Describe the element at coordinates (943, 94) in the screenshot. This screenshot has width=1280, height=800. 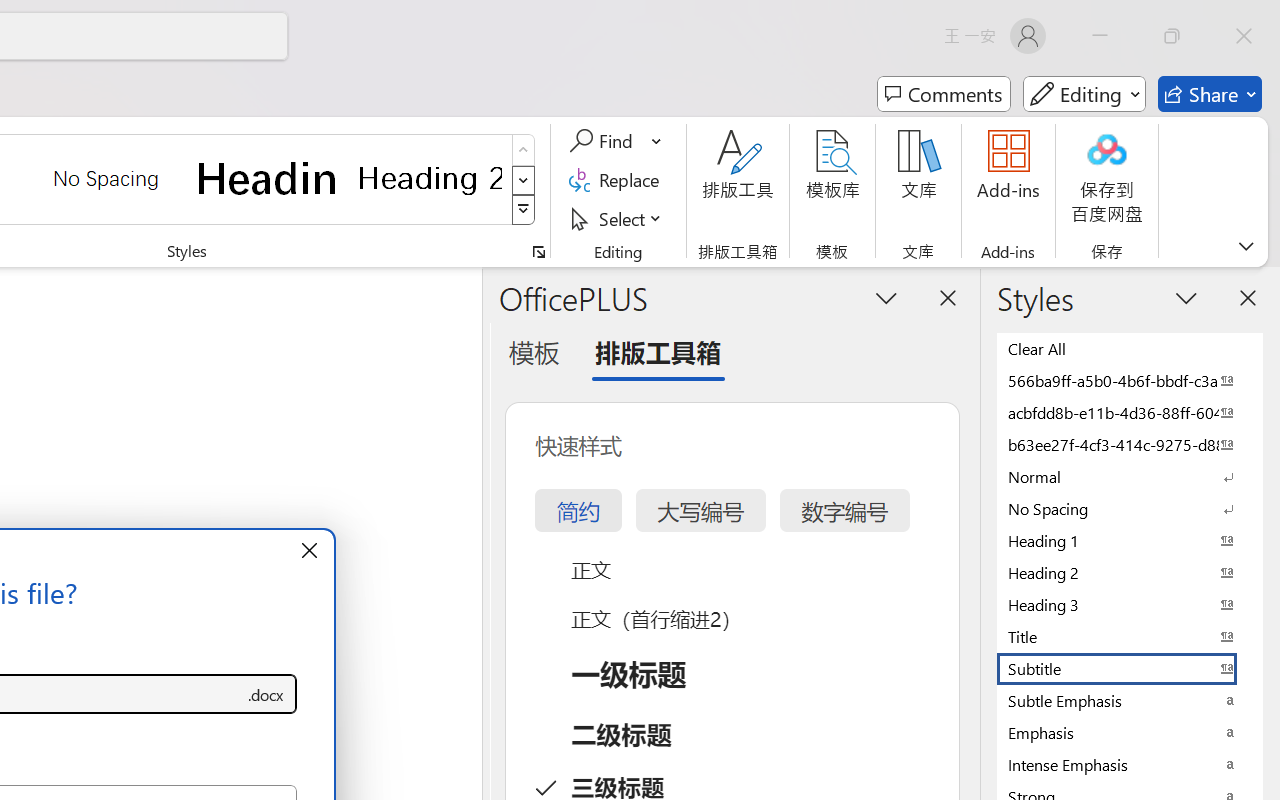
I see `'Comments'` at that location.